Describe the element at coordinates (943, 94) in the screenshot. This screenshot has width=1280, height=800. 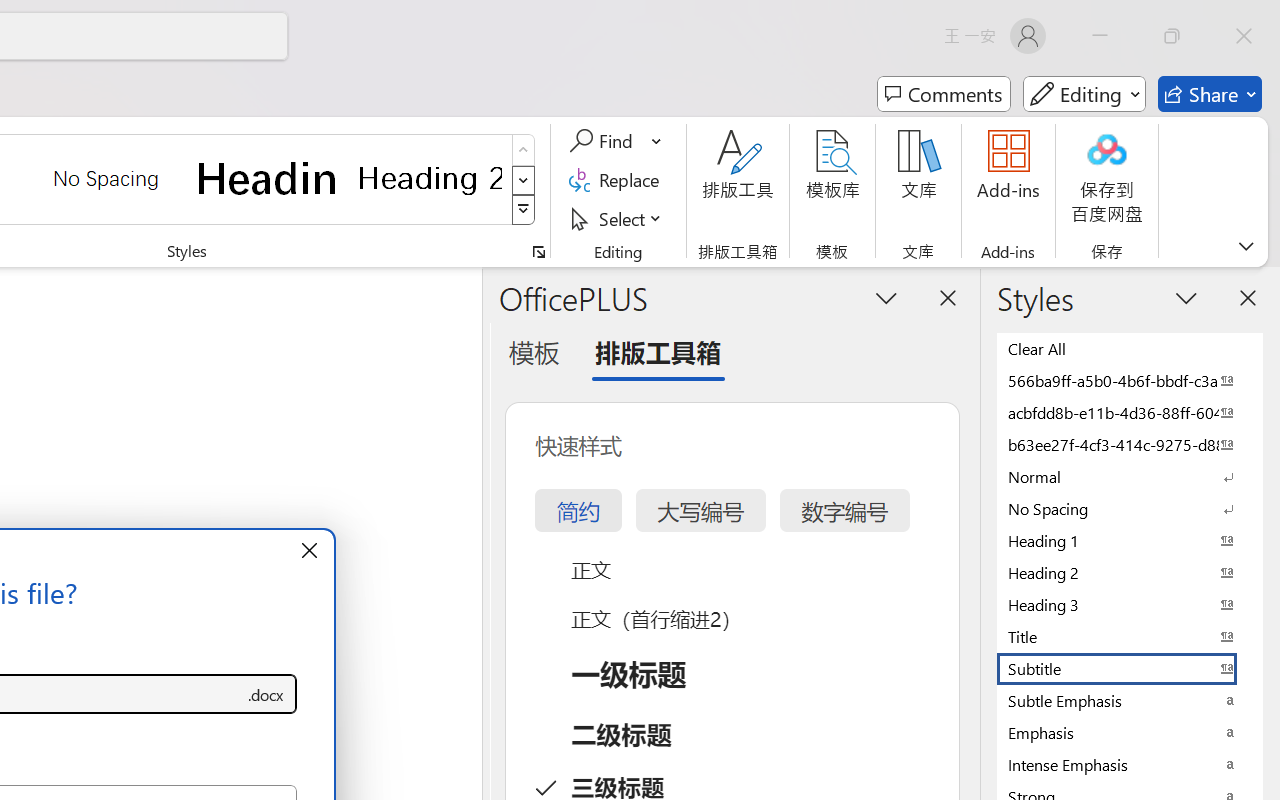
I see `'Comments'` at that location.